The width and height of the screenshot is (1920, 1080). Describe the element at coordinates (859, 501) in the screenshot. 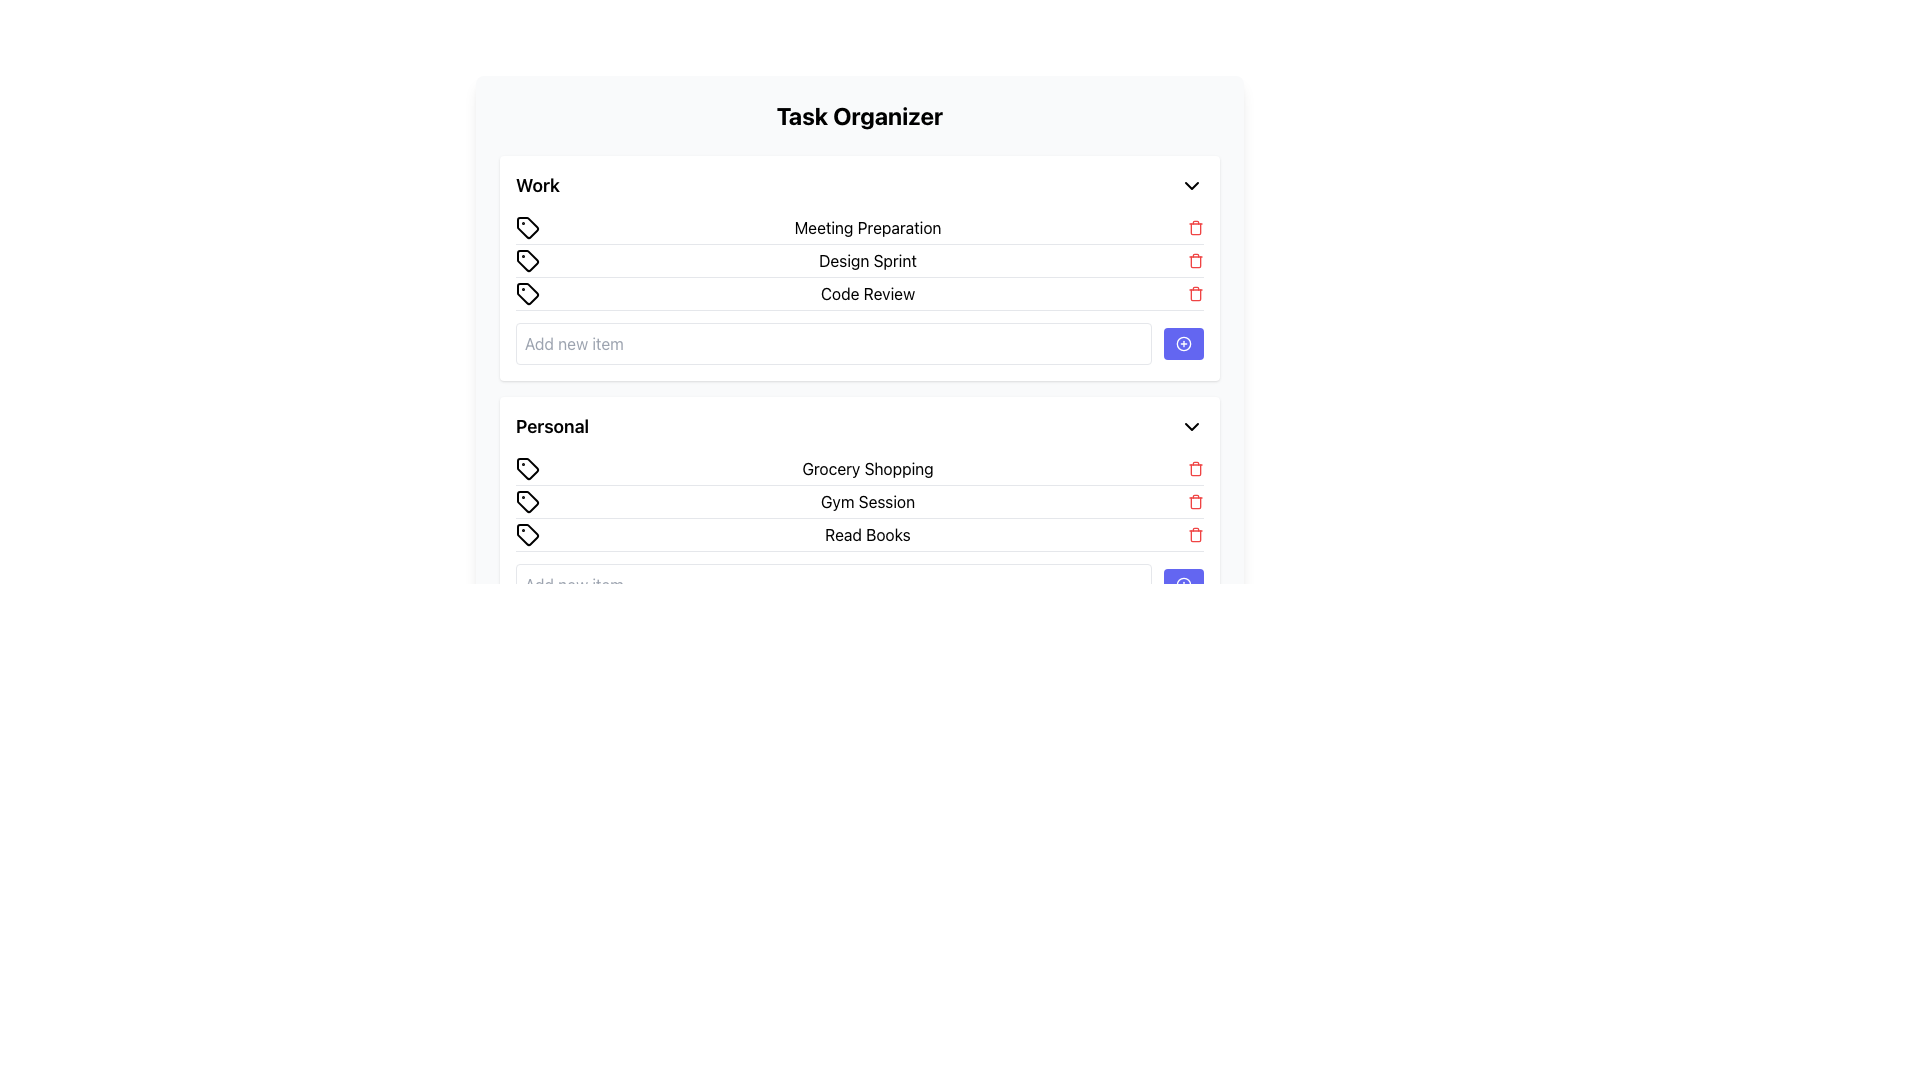

I see `the 'Gym Session' task item in the 'Personal' category` at that location.